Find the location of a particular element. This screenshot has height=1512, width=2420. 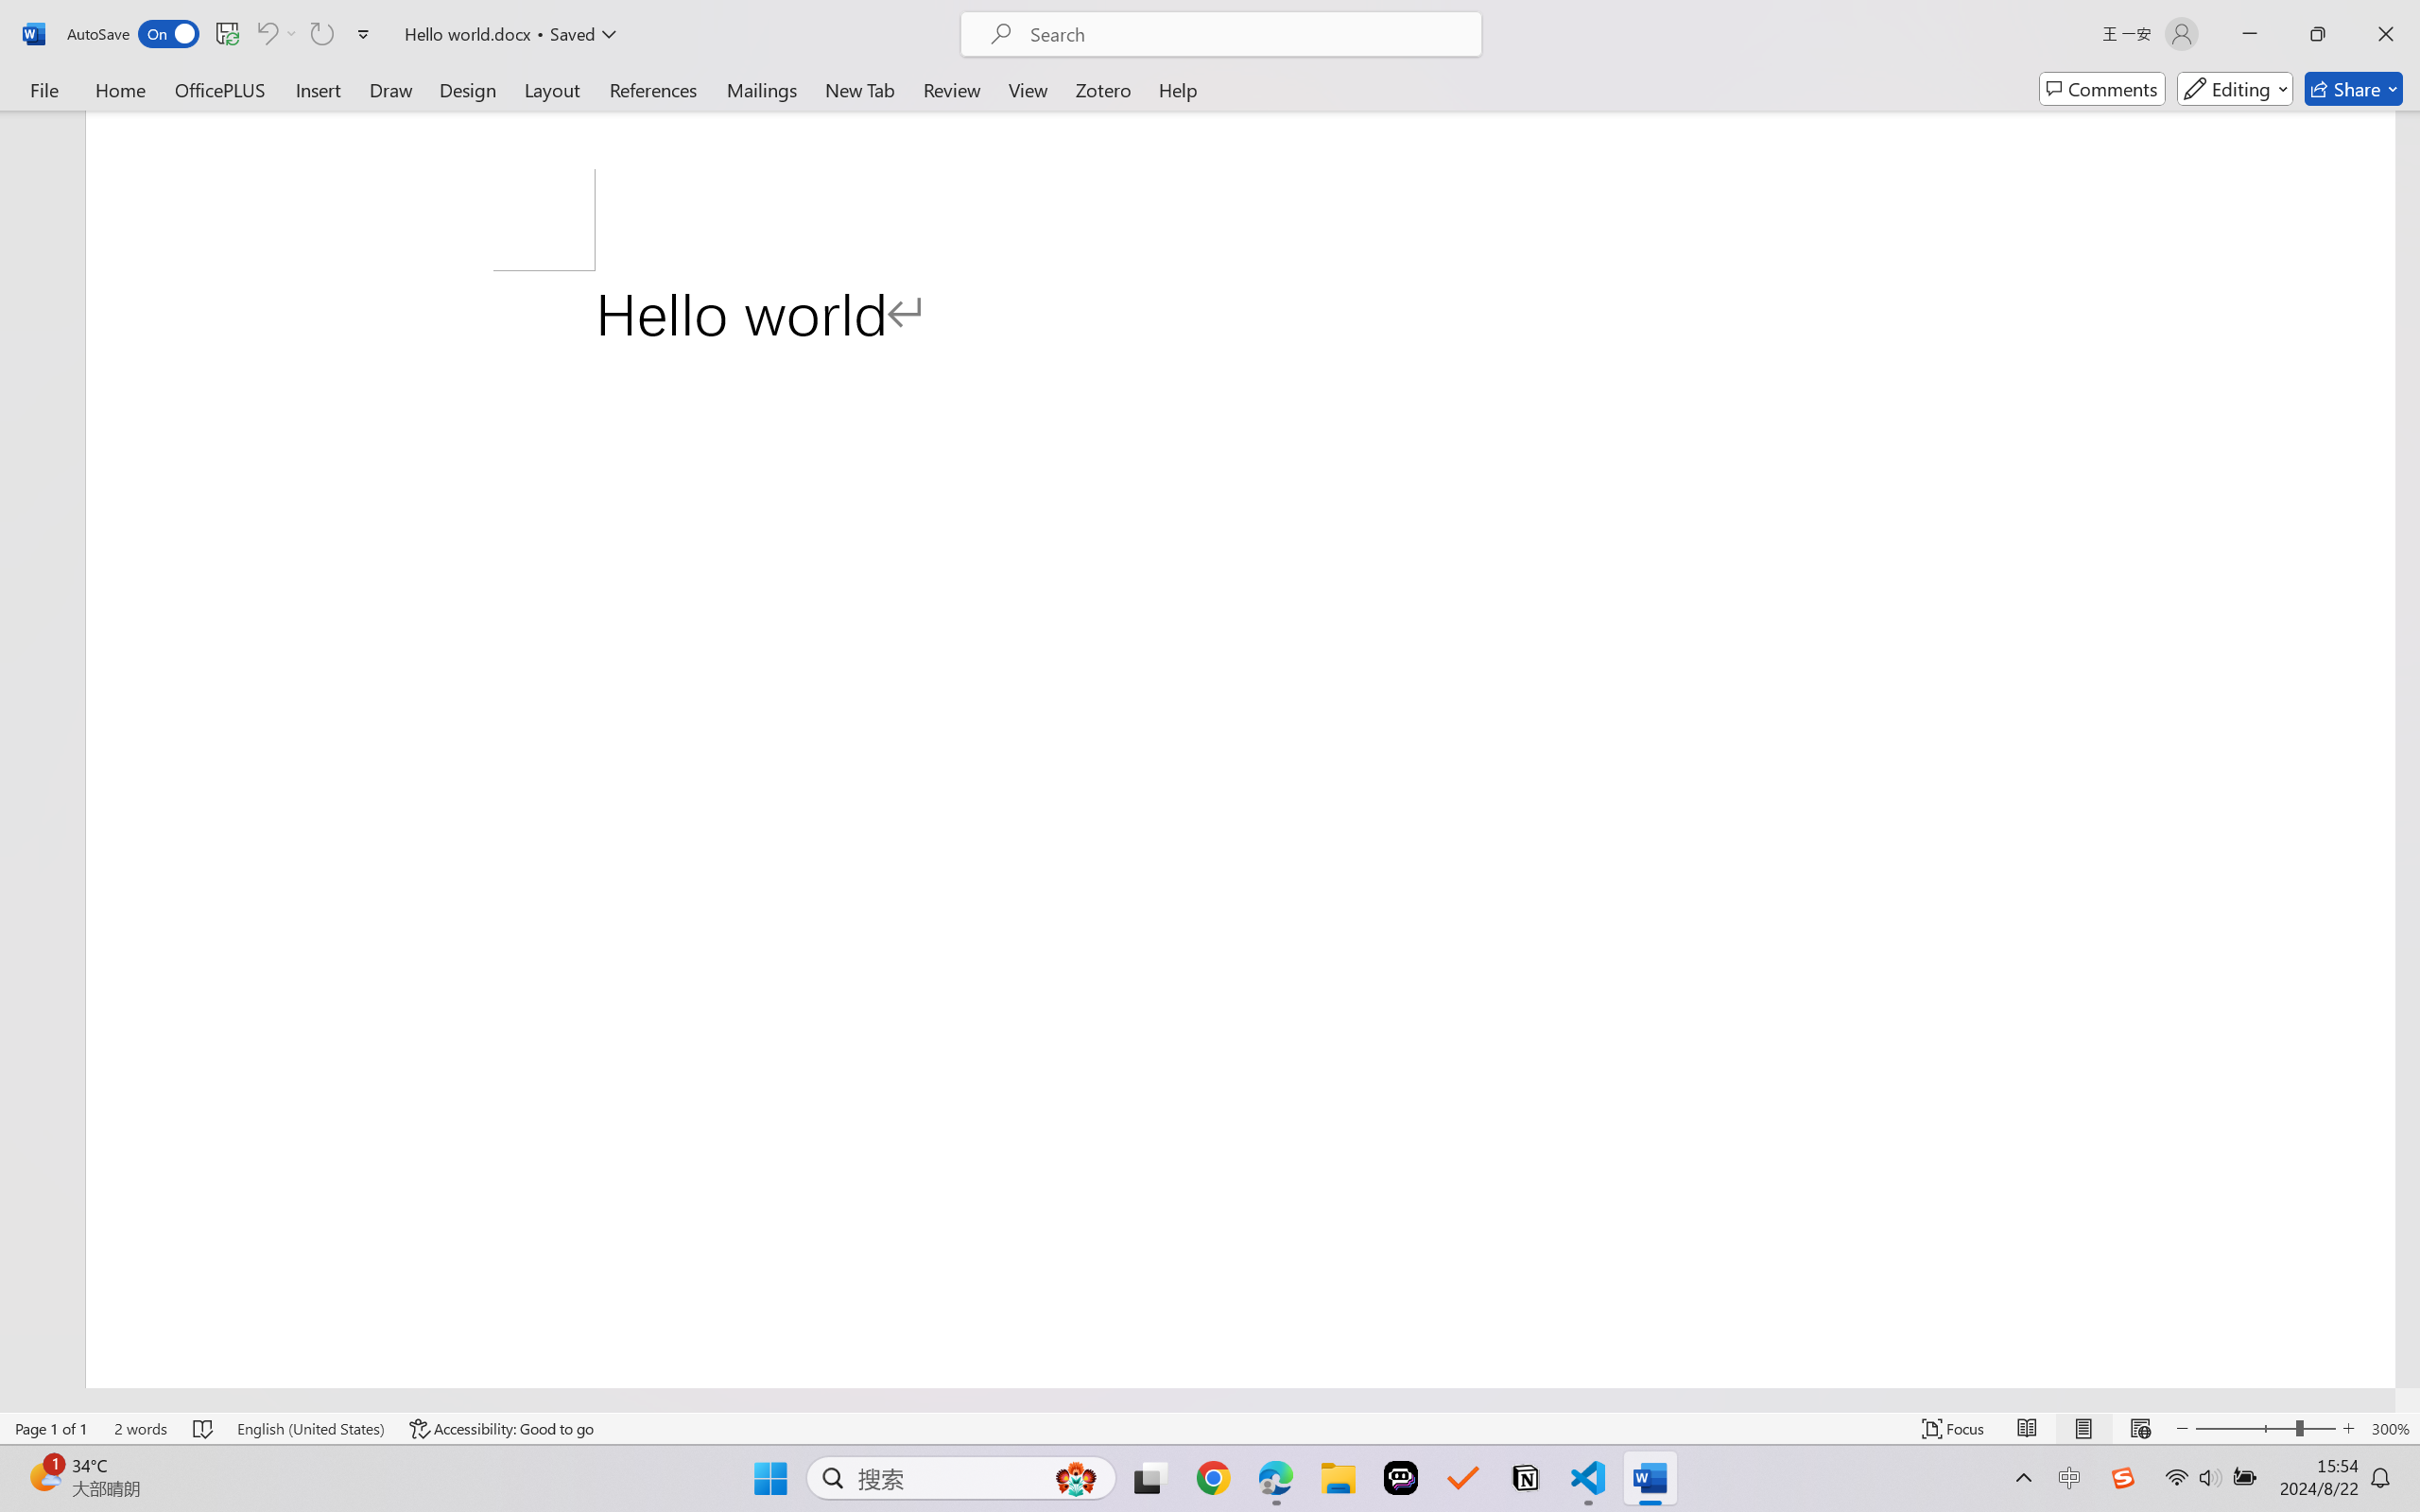

'Restore Down' is located at coordinates (2318, 33).